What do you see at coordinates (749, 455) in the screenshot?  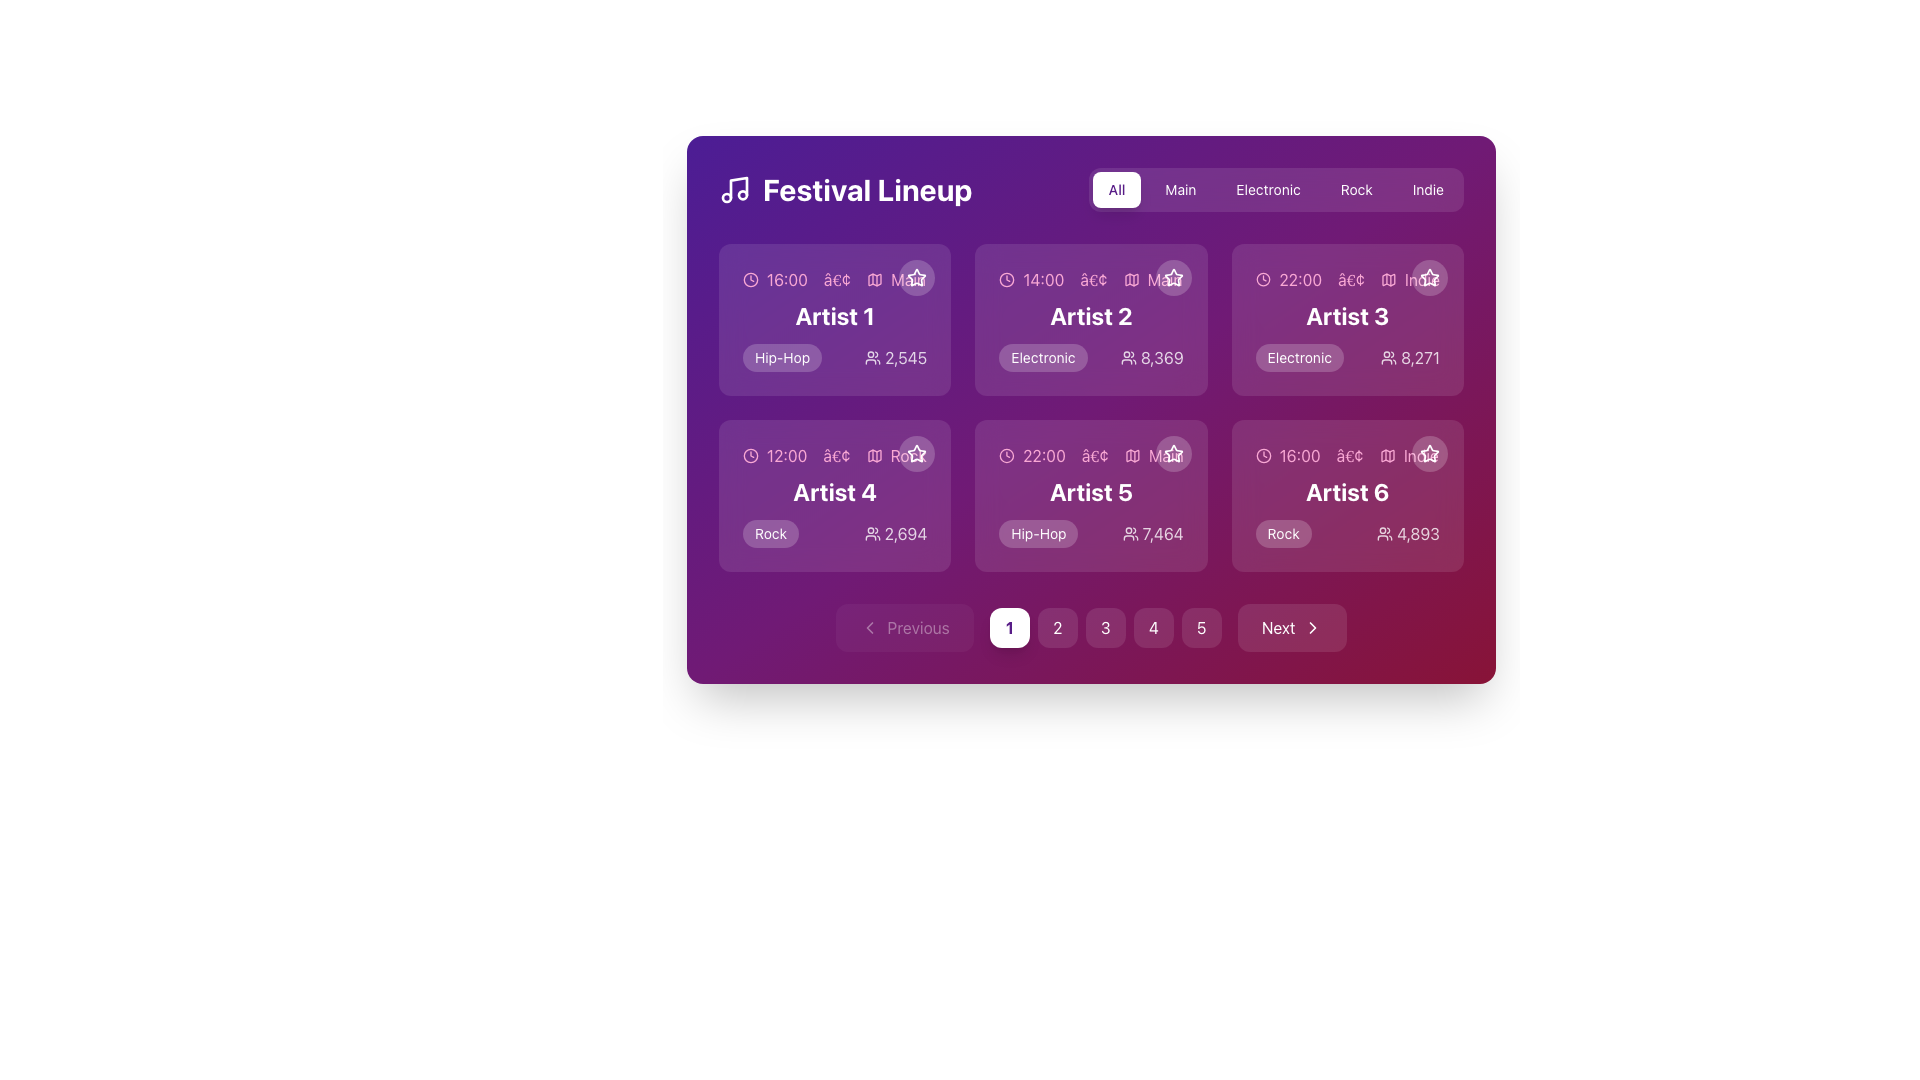 I see `the circular SVG graphical element representing a clock icon, located at the top-left corner of the card for 'Artist 4'` at bounding box center [749, 455].